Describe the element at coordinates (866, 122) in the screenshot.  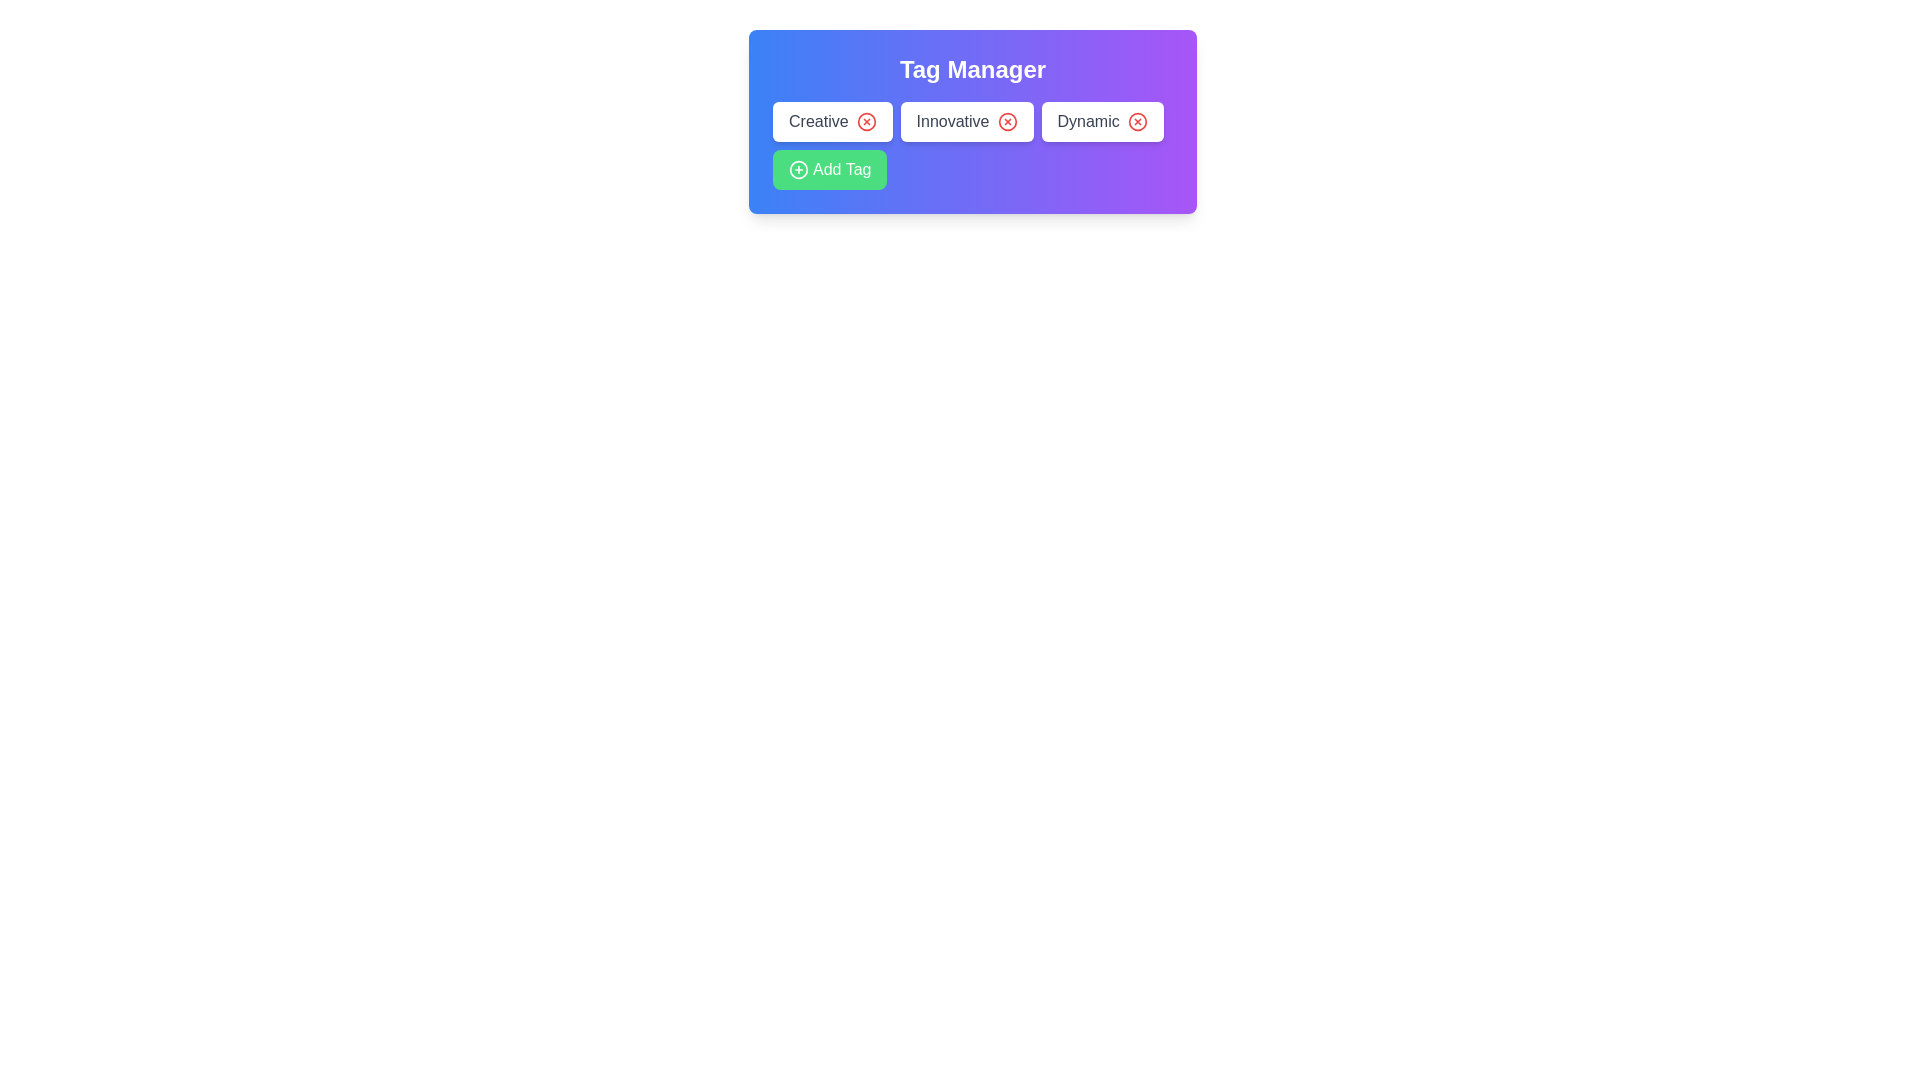
I see `remove button for the tag labeled Creative` at that location.